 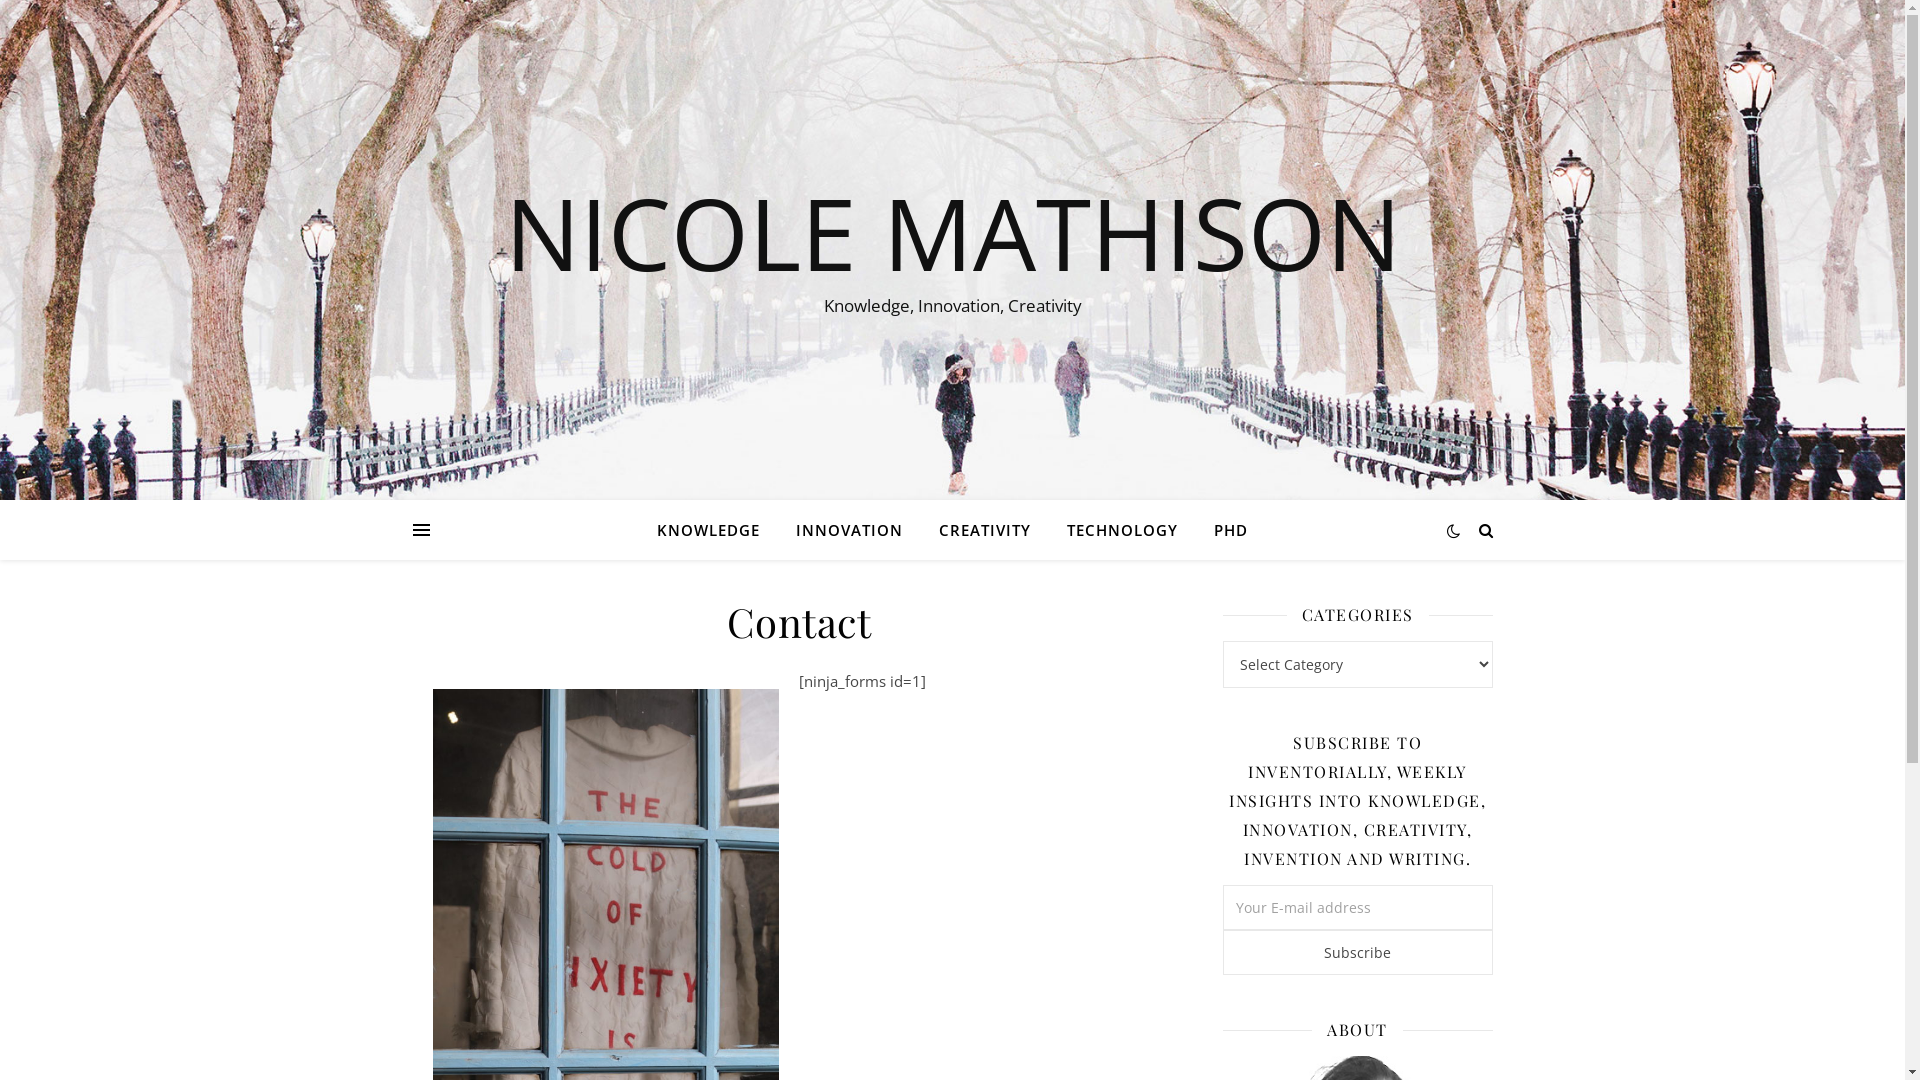 What do you see at coordinates (1122, 528) in the screenshot?
I see `'TECHNOLOGY'` at bounding box center [1122, 528].